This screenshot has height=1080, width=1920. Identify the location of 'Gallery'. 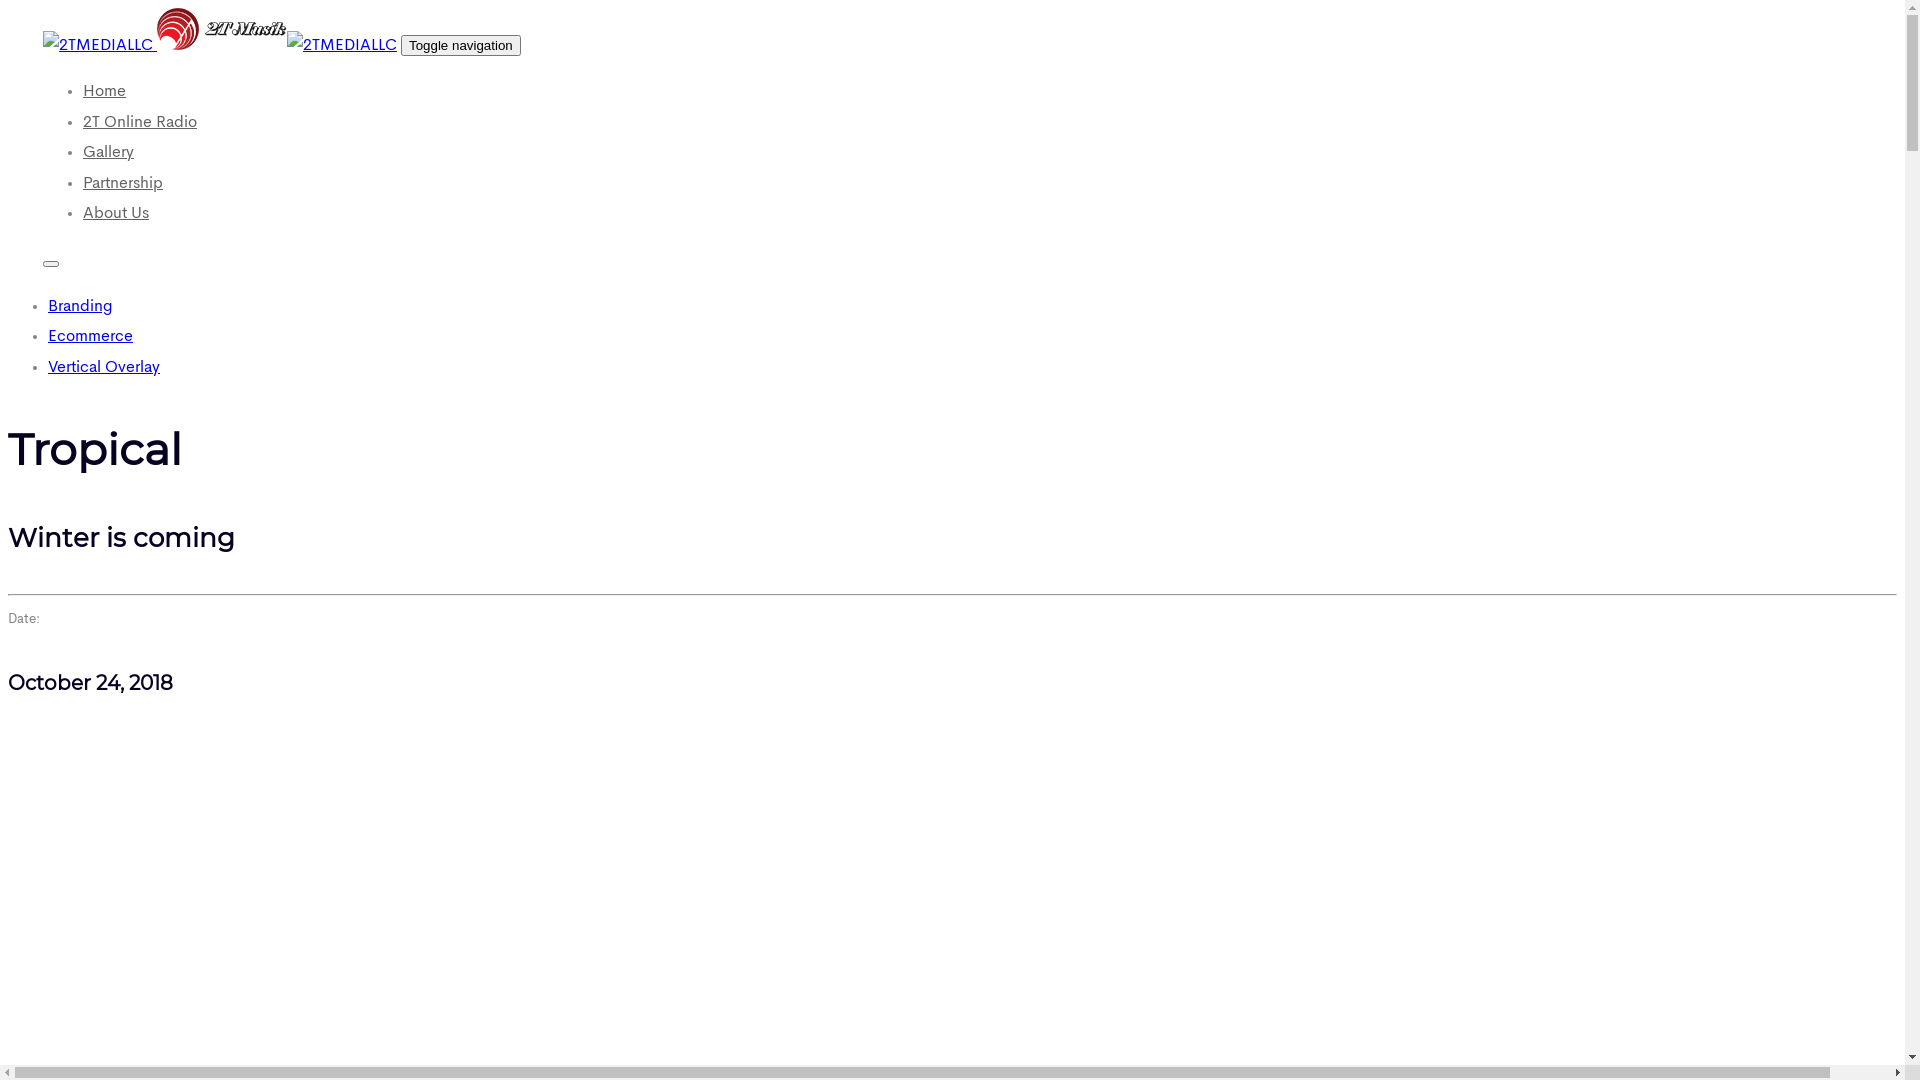
(107, 152).